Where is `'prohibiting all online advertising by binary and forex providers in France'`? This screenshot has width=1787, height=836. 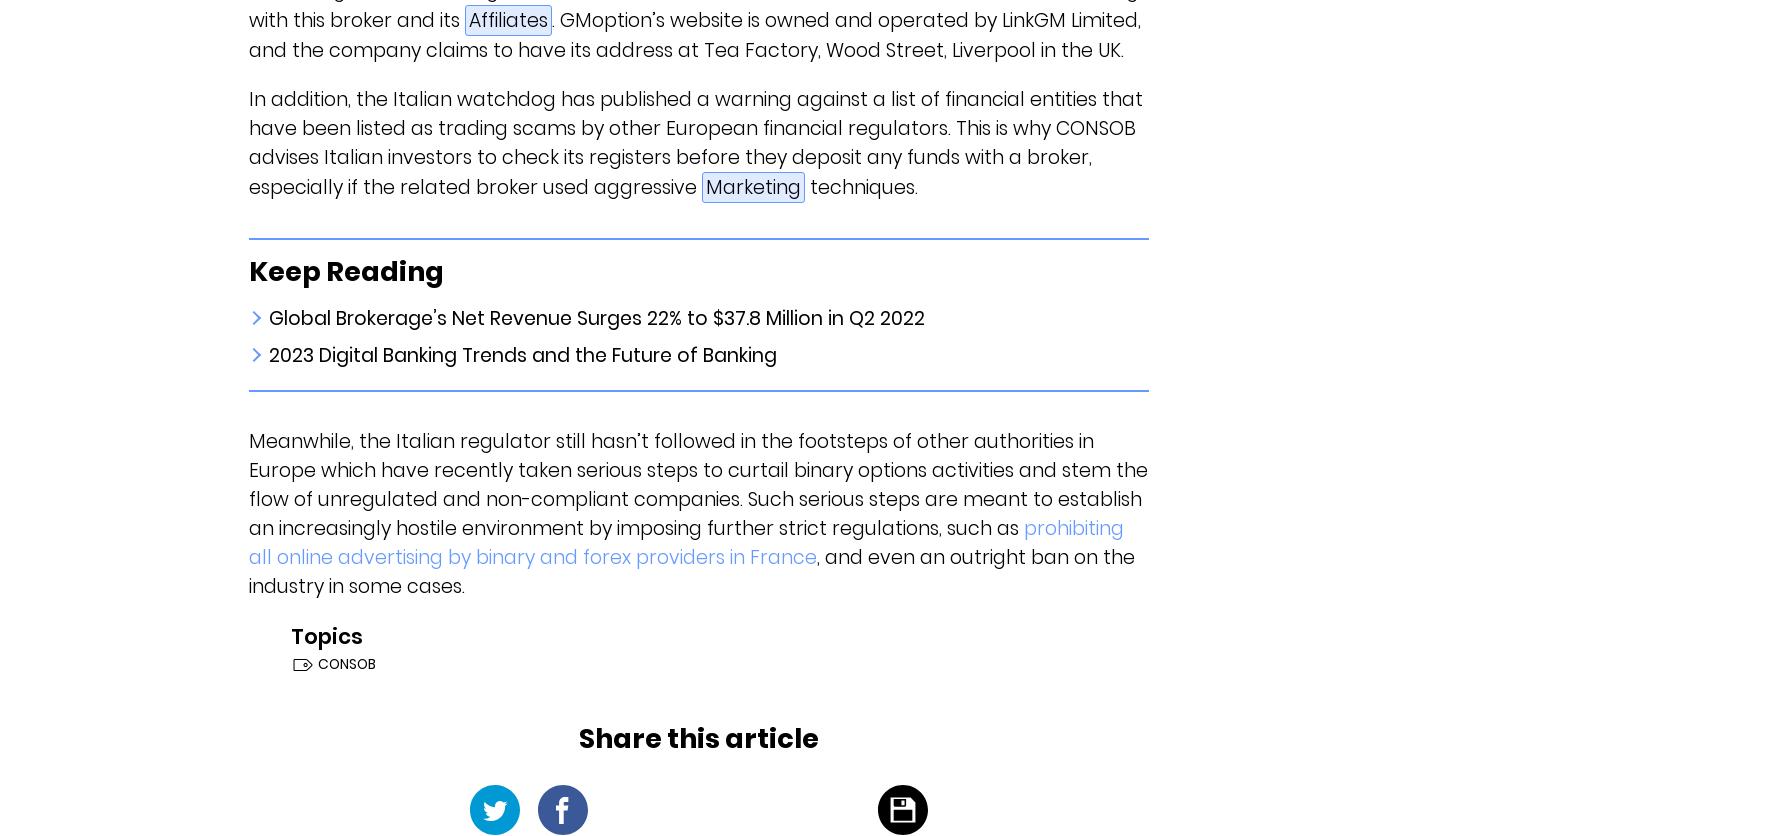 'prohibiting all online advertising by binary and forex providers in France' is located at coordinates (684, 541).